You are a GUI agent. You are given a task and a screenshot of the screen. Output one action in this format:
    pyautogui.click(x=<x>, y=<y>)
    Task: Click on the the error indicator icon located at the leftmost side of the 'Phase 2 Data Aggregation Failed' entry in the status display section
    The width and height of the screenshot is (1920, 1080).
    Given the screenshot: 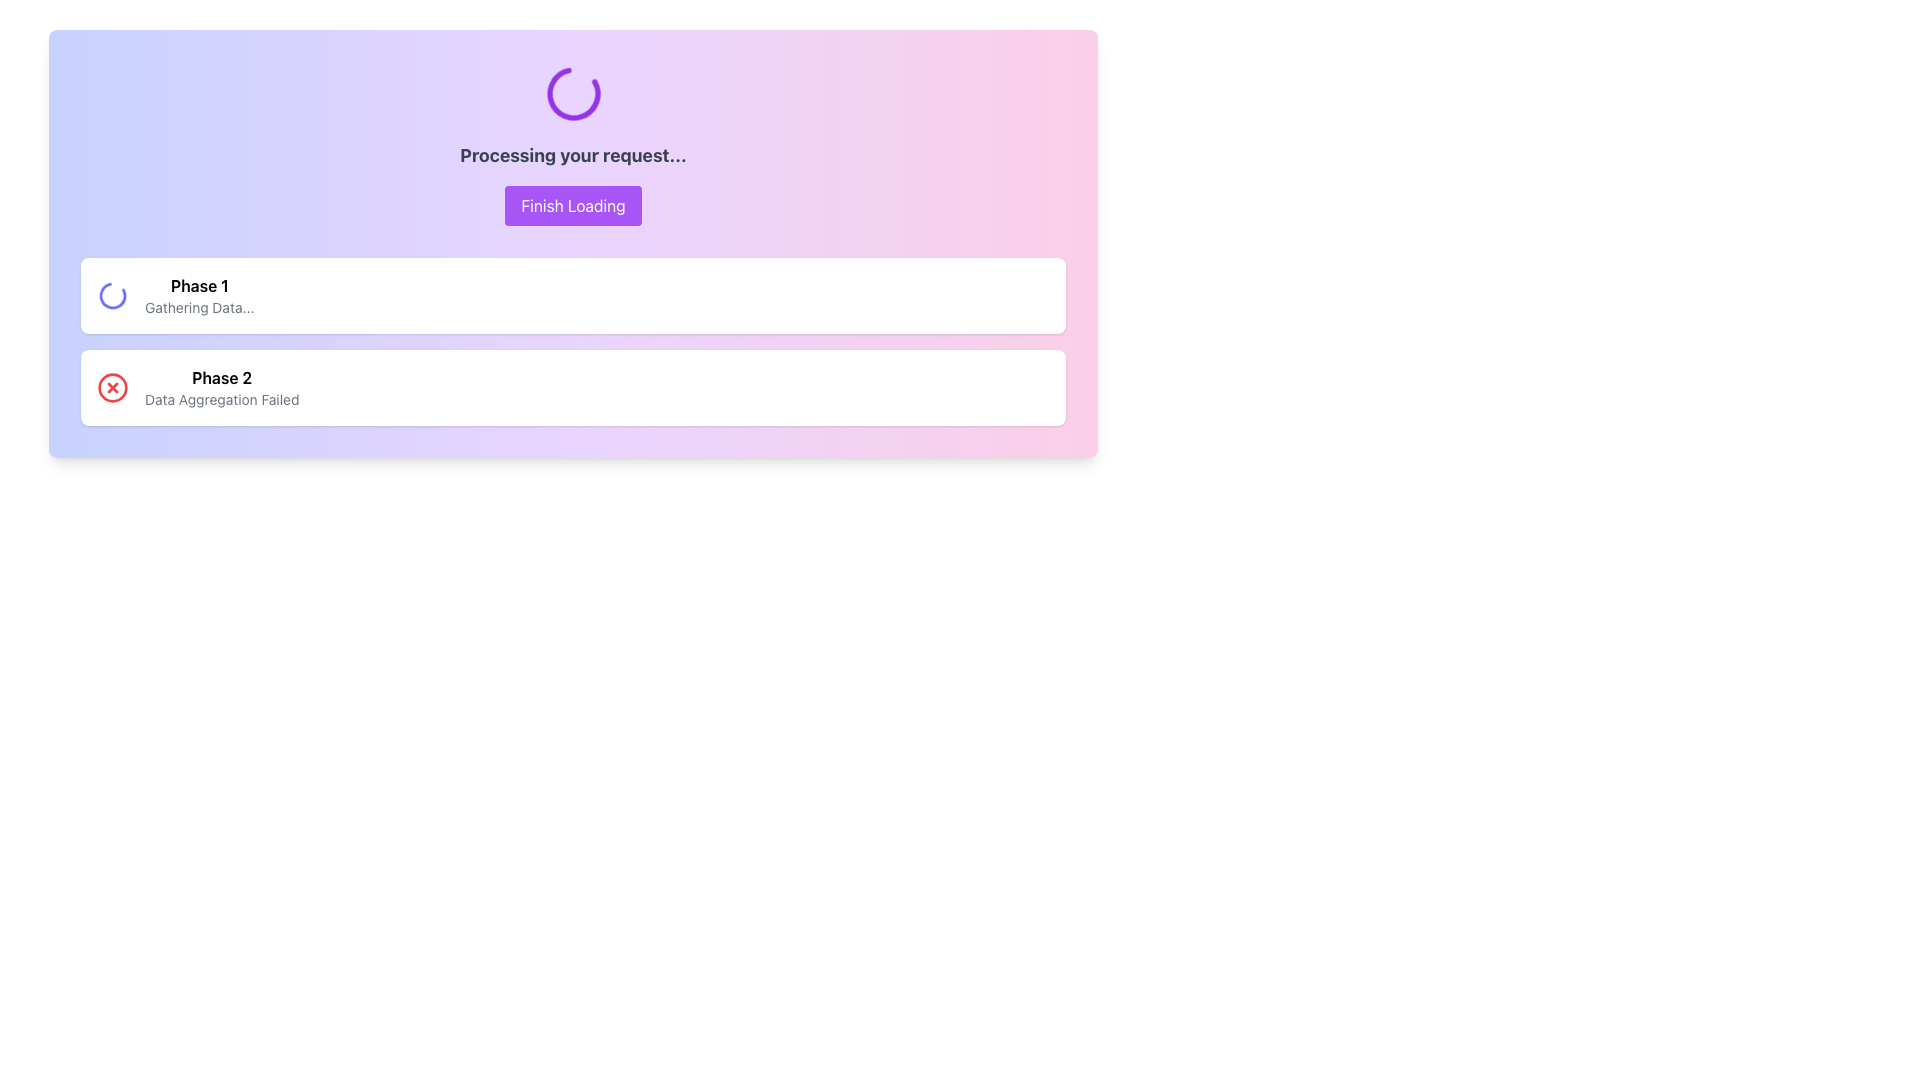 What is the action you would take?
    pyautogui.click(x=112, y=388)
    